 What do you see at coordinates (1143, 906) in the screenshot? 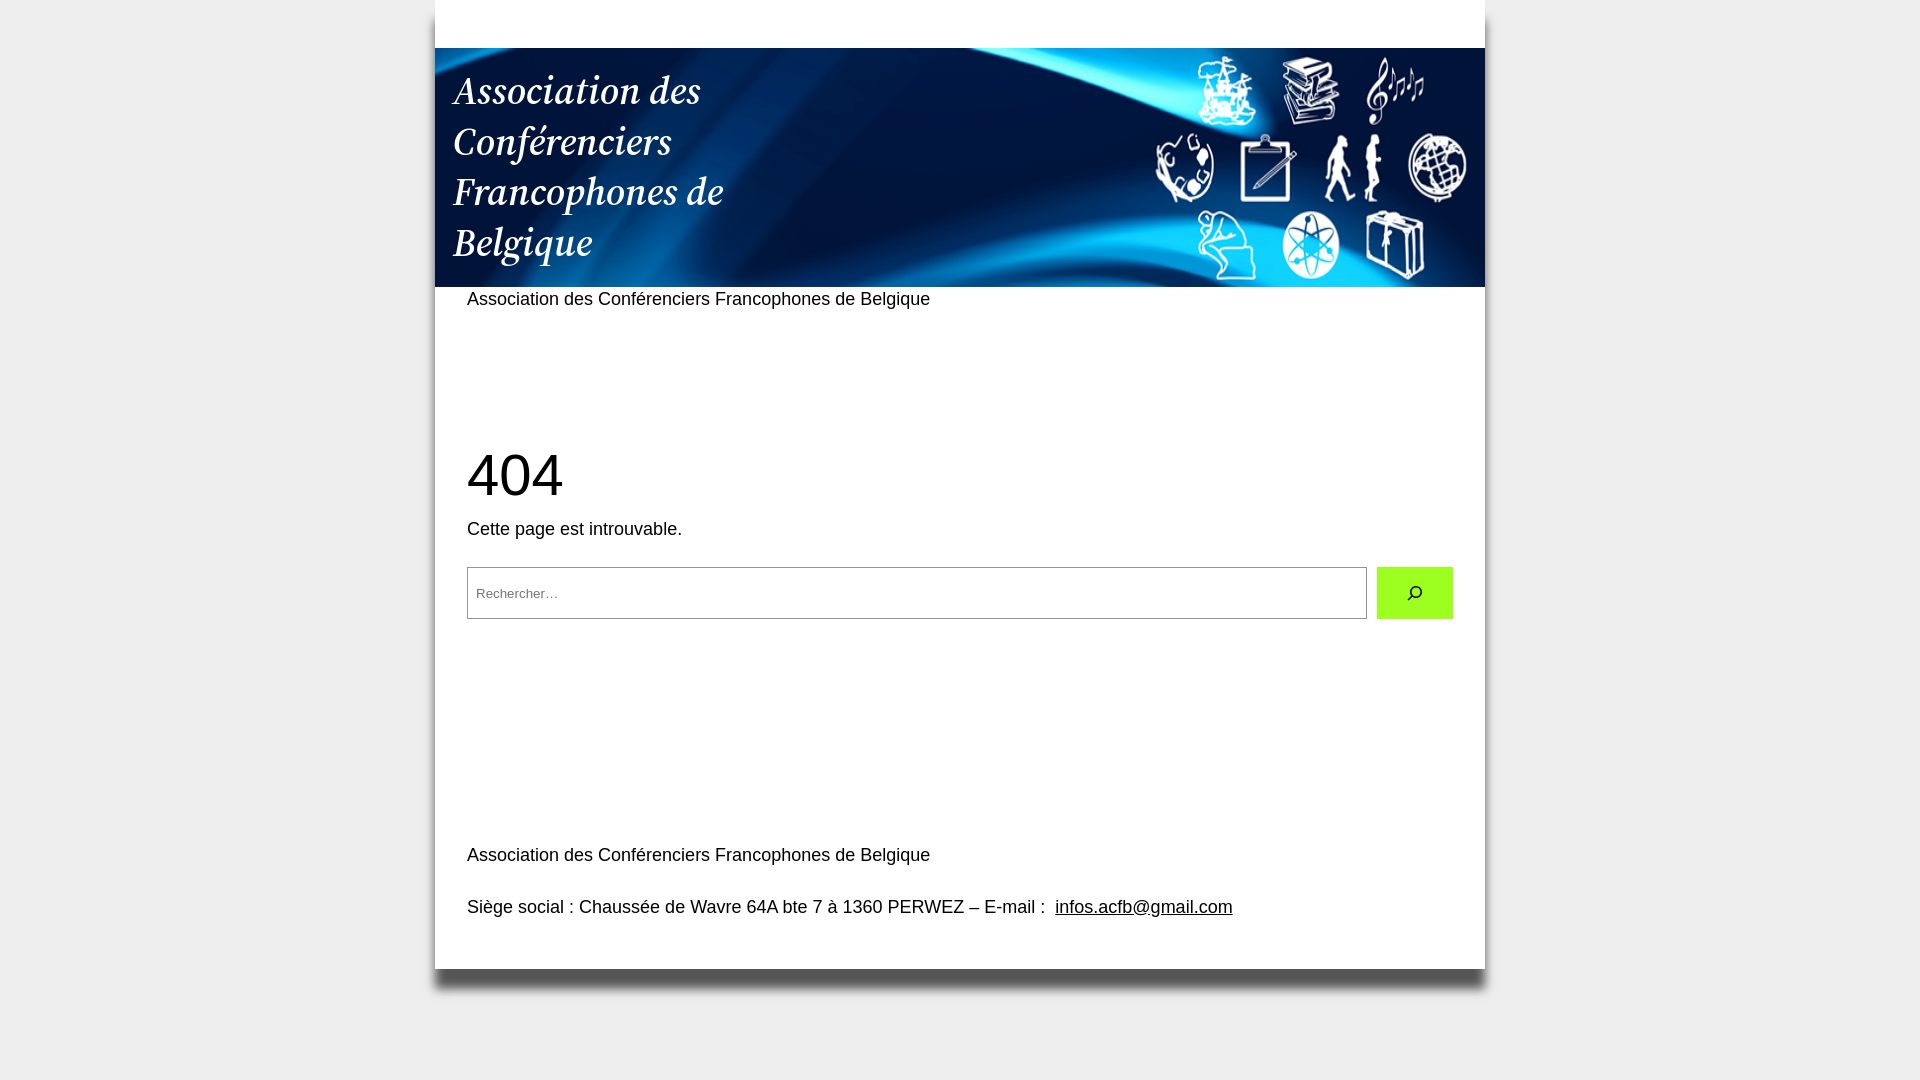
I see `'infos.acfb@gmail.com'` at bounding box center [1143, 906].